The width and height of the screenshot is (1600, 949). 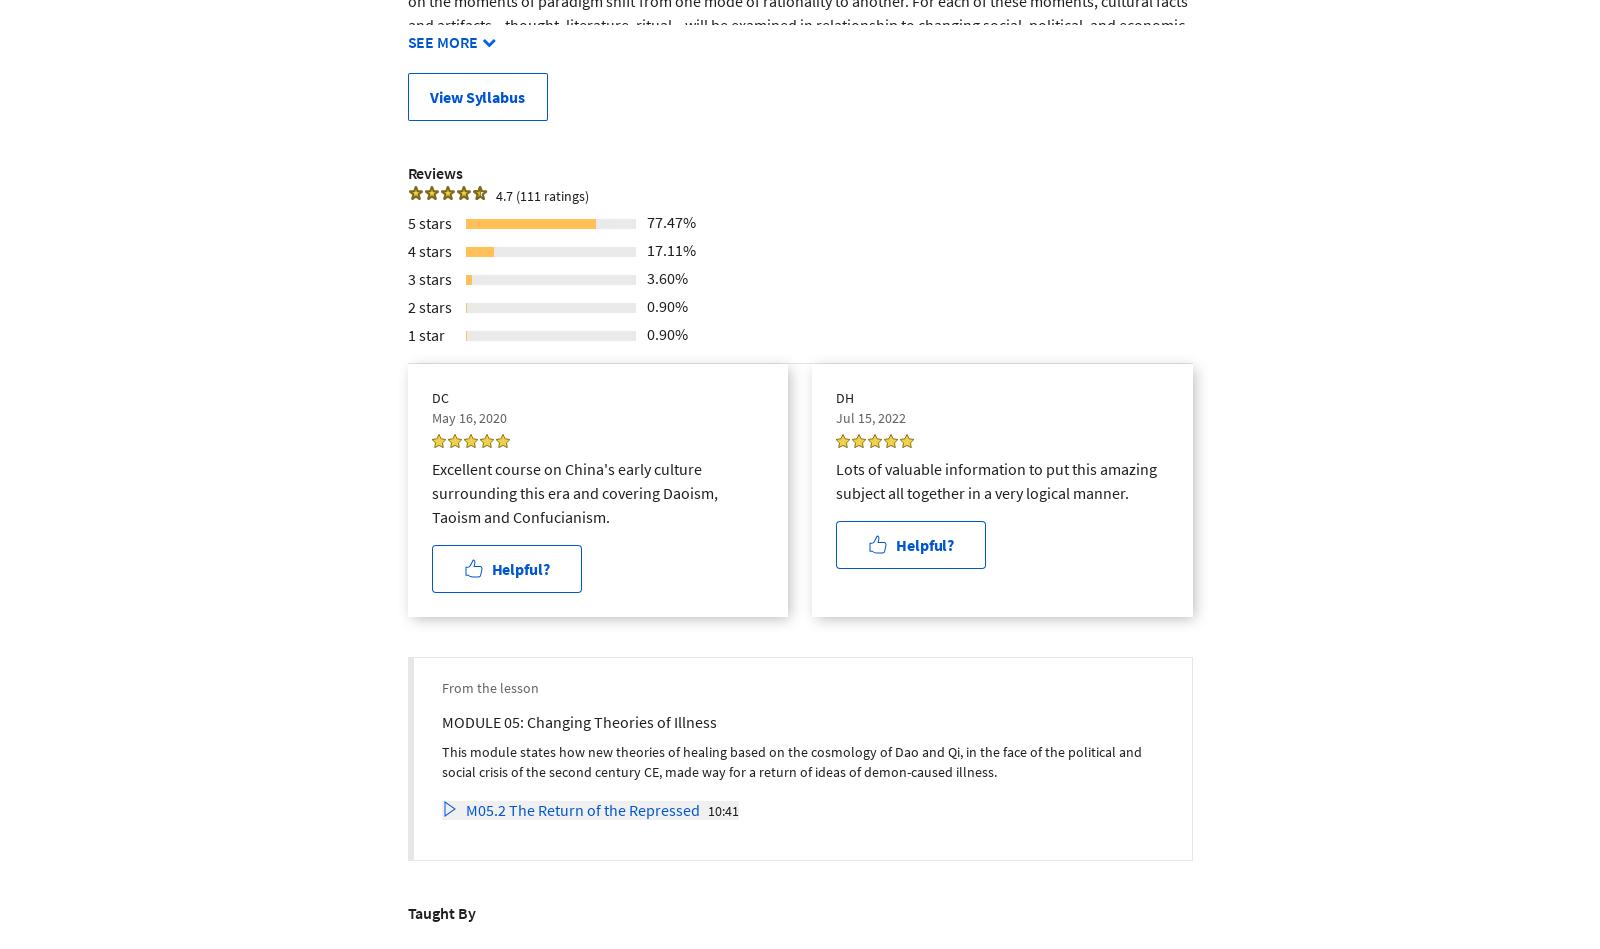 What do you see at coordinates (791, 761) in the screenshot?
I see `'This module states how new theories of healing based on the cosmology of Dao and Qi, in the face of the political and social crisis of the second century CE, made way for a return of ideas of demon-caused illness.'` at bounding box center [791, 761].